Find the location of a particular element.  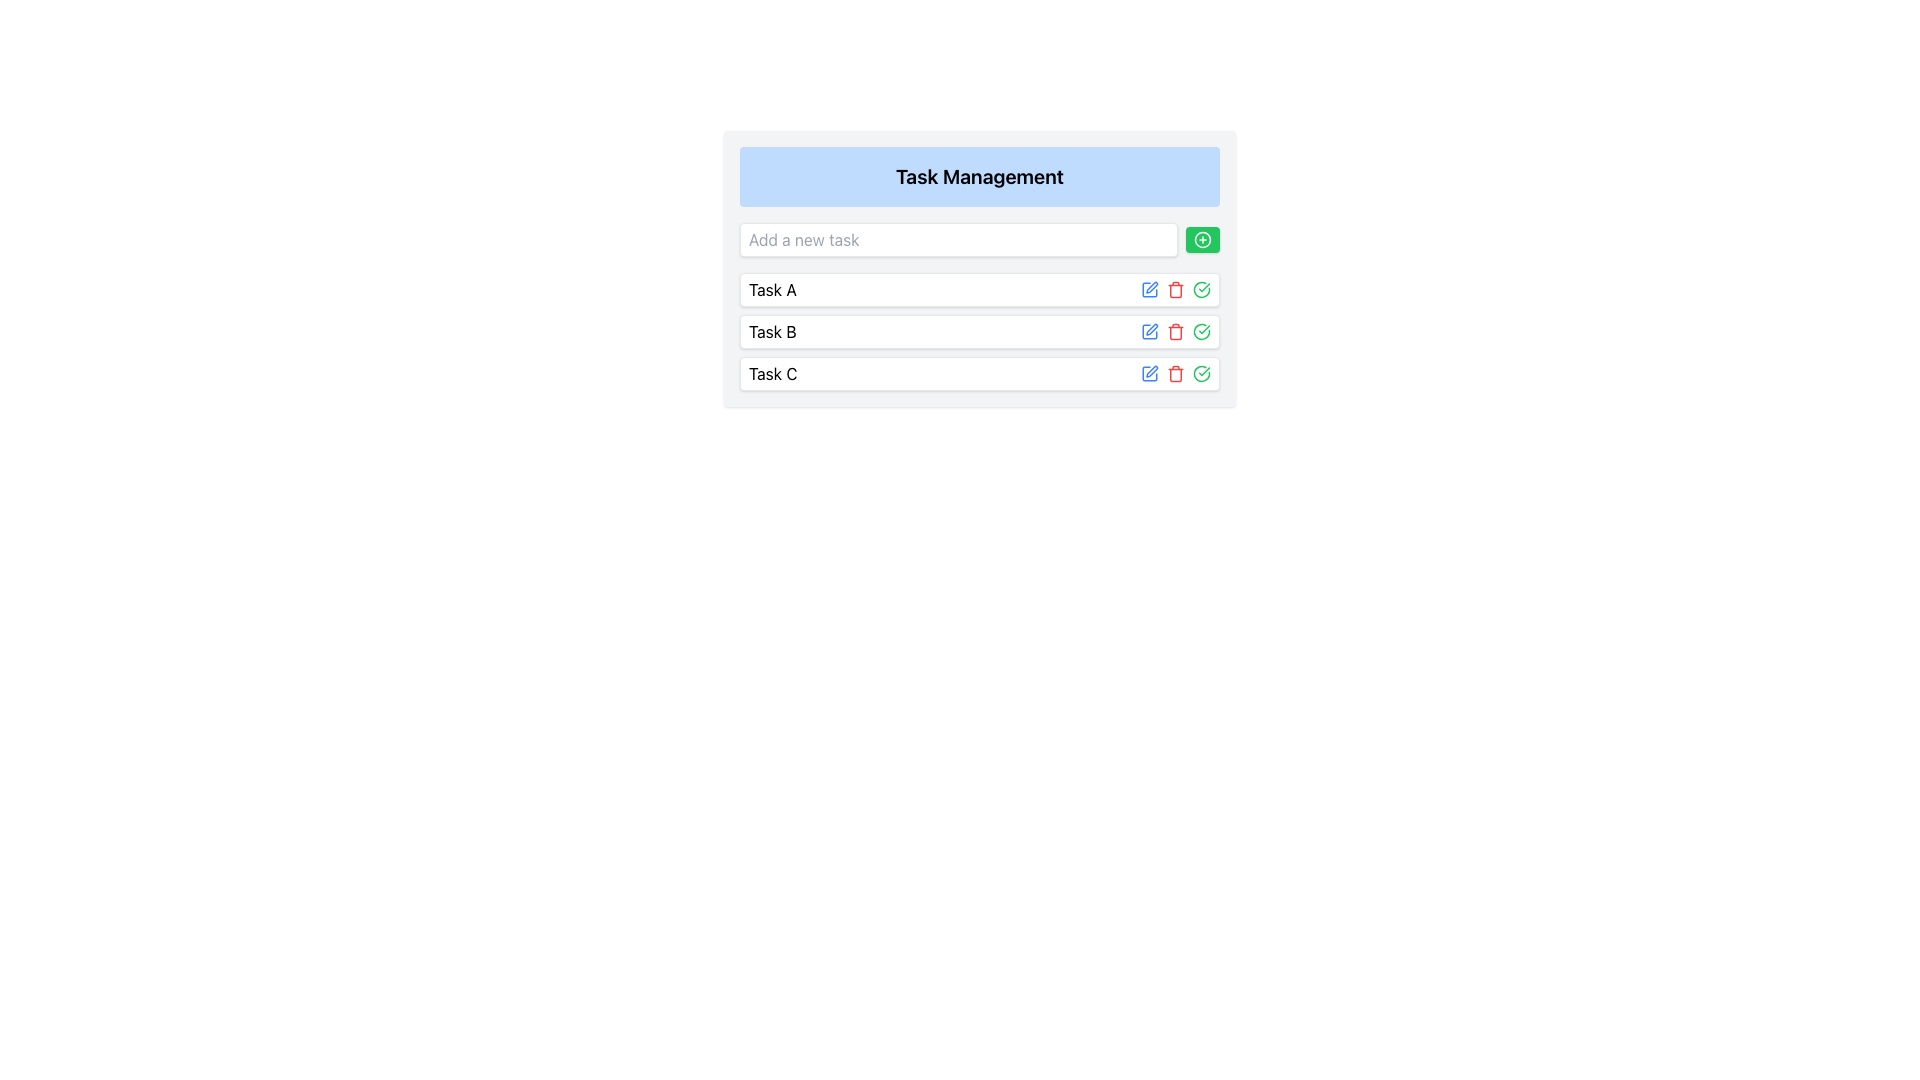

the 'Task B' text label, which is the second item in a vertical list of tasks in the task management interface is located at coordinates (771, 330).